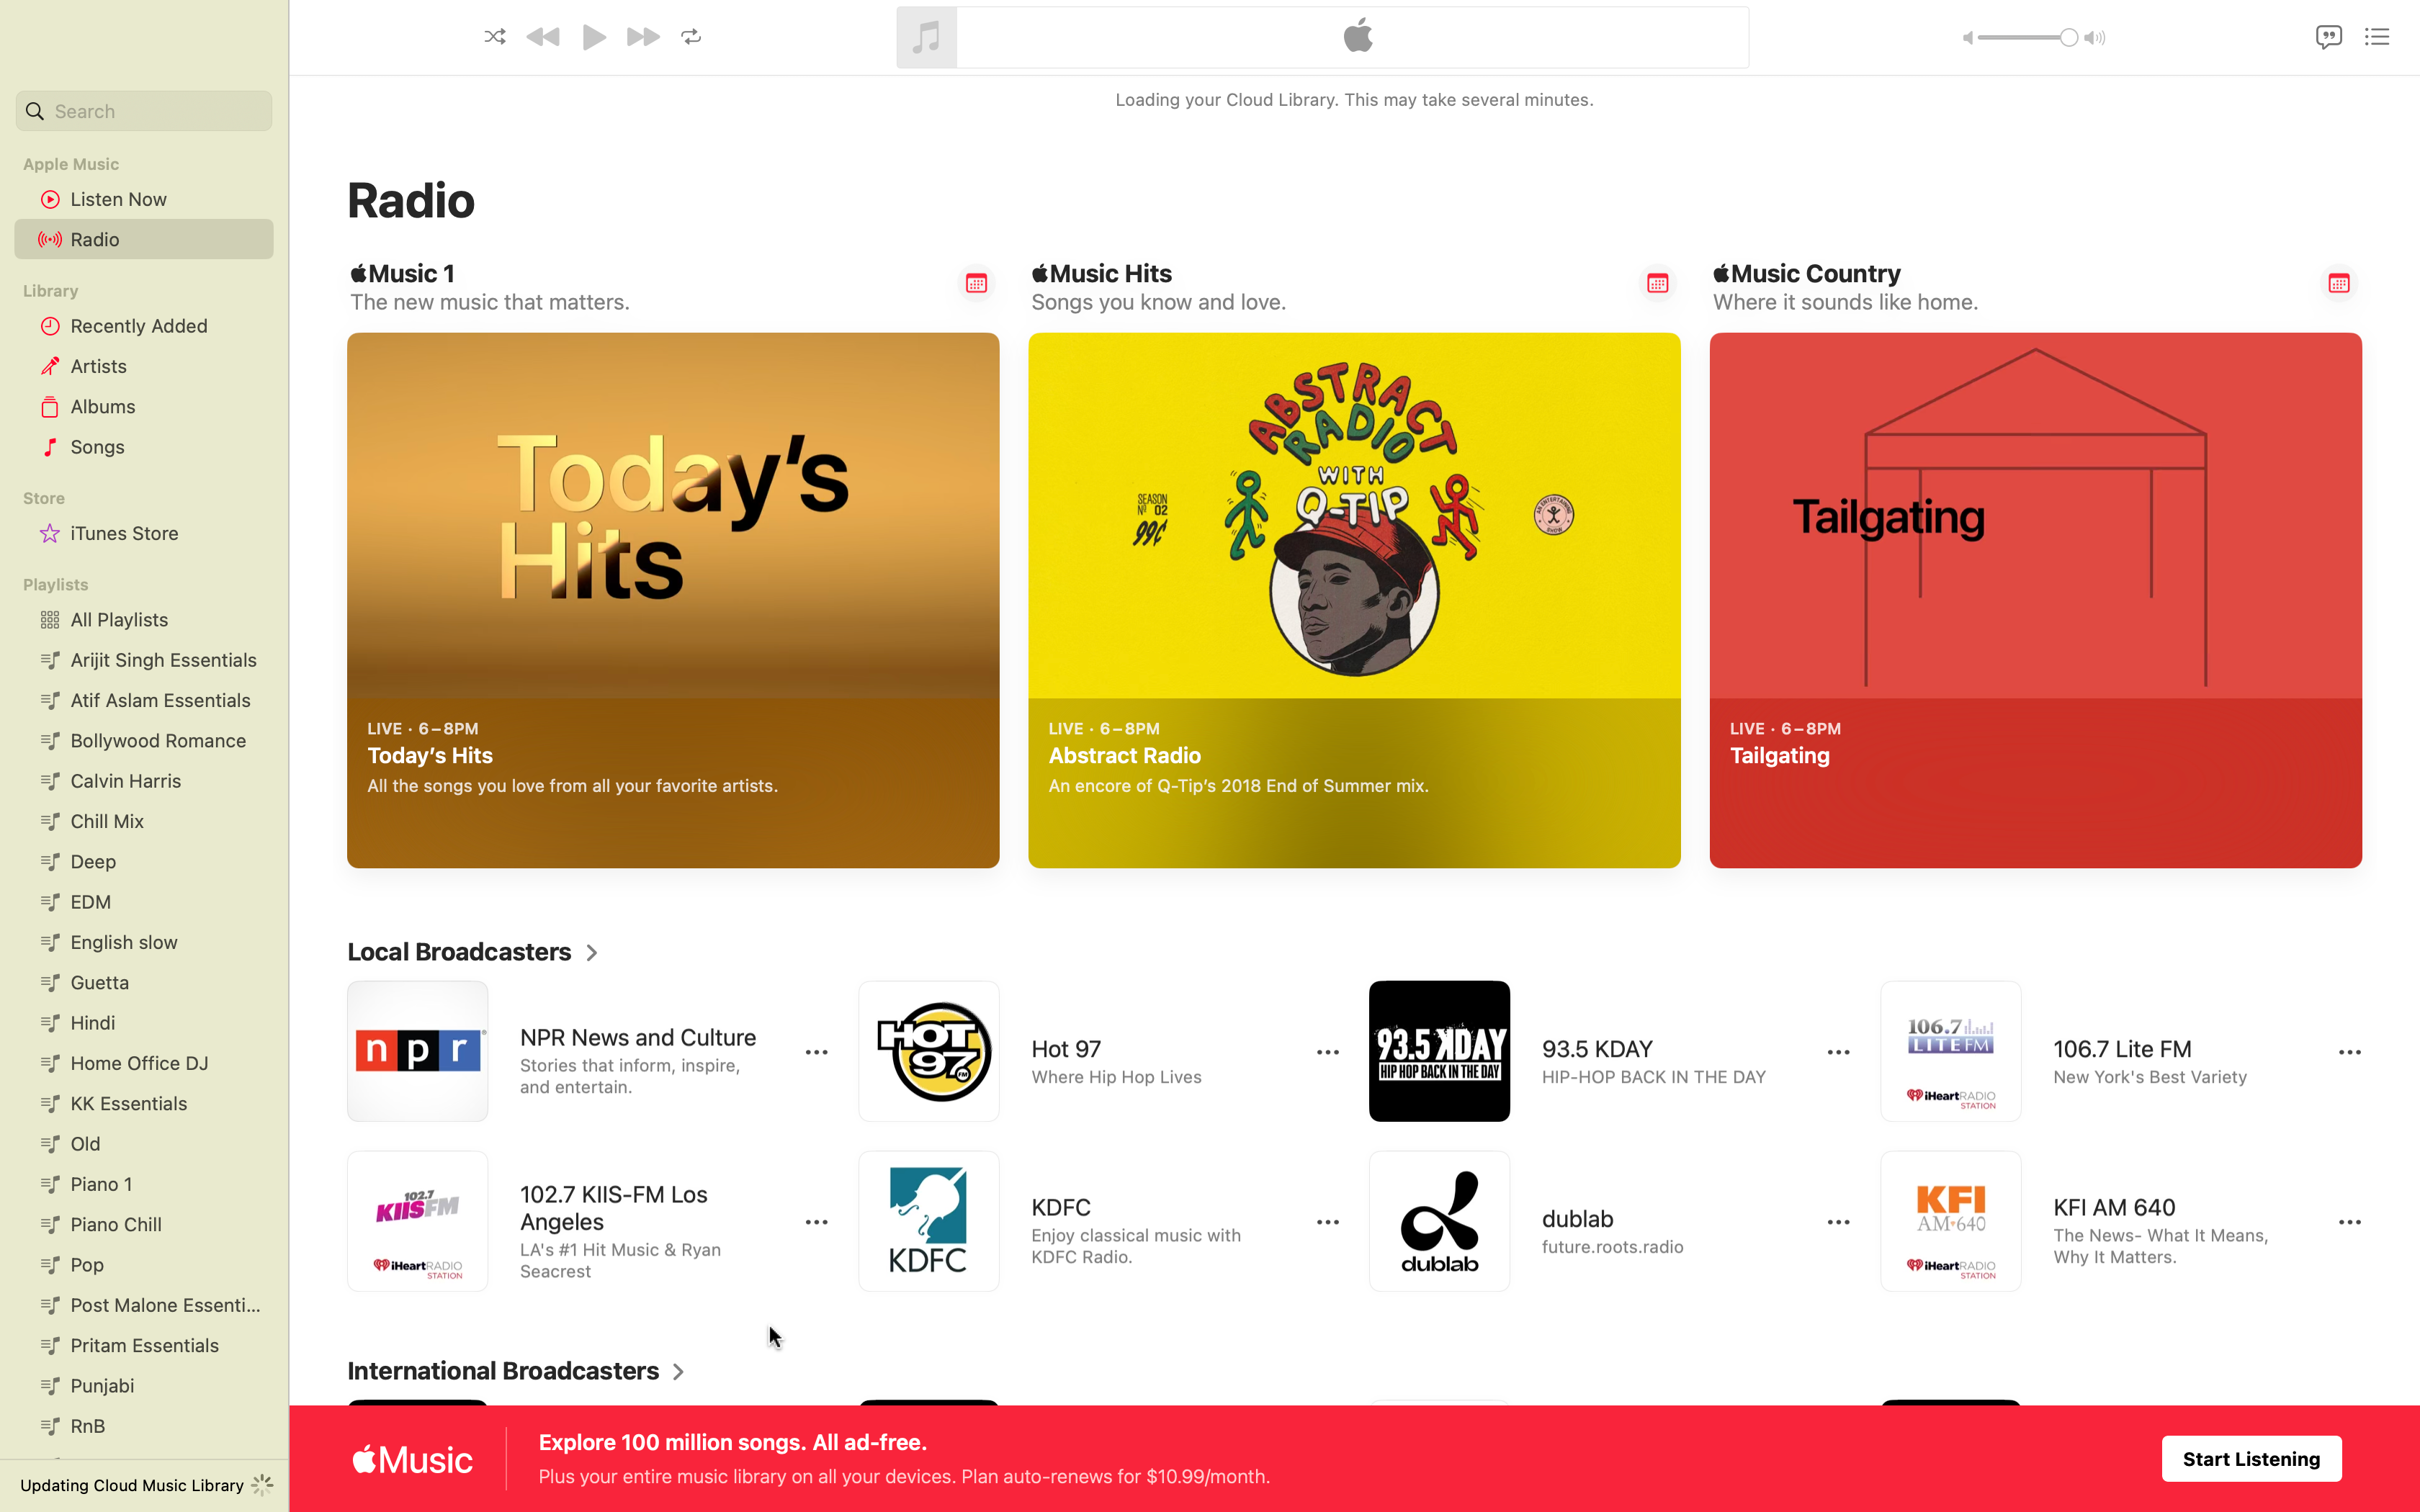 The image size is (2420, 1512). Describe the element at coordinates (1590, 1051) in the screenshot. I see `Listen to 93.5 KDAY` at that location.